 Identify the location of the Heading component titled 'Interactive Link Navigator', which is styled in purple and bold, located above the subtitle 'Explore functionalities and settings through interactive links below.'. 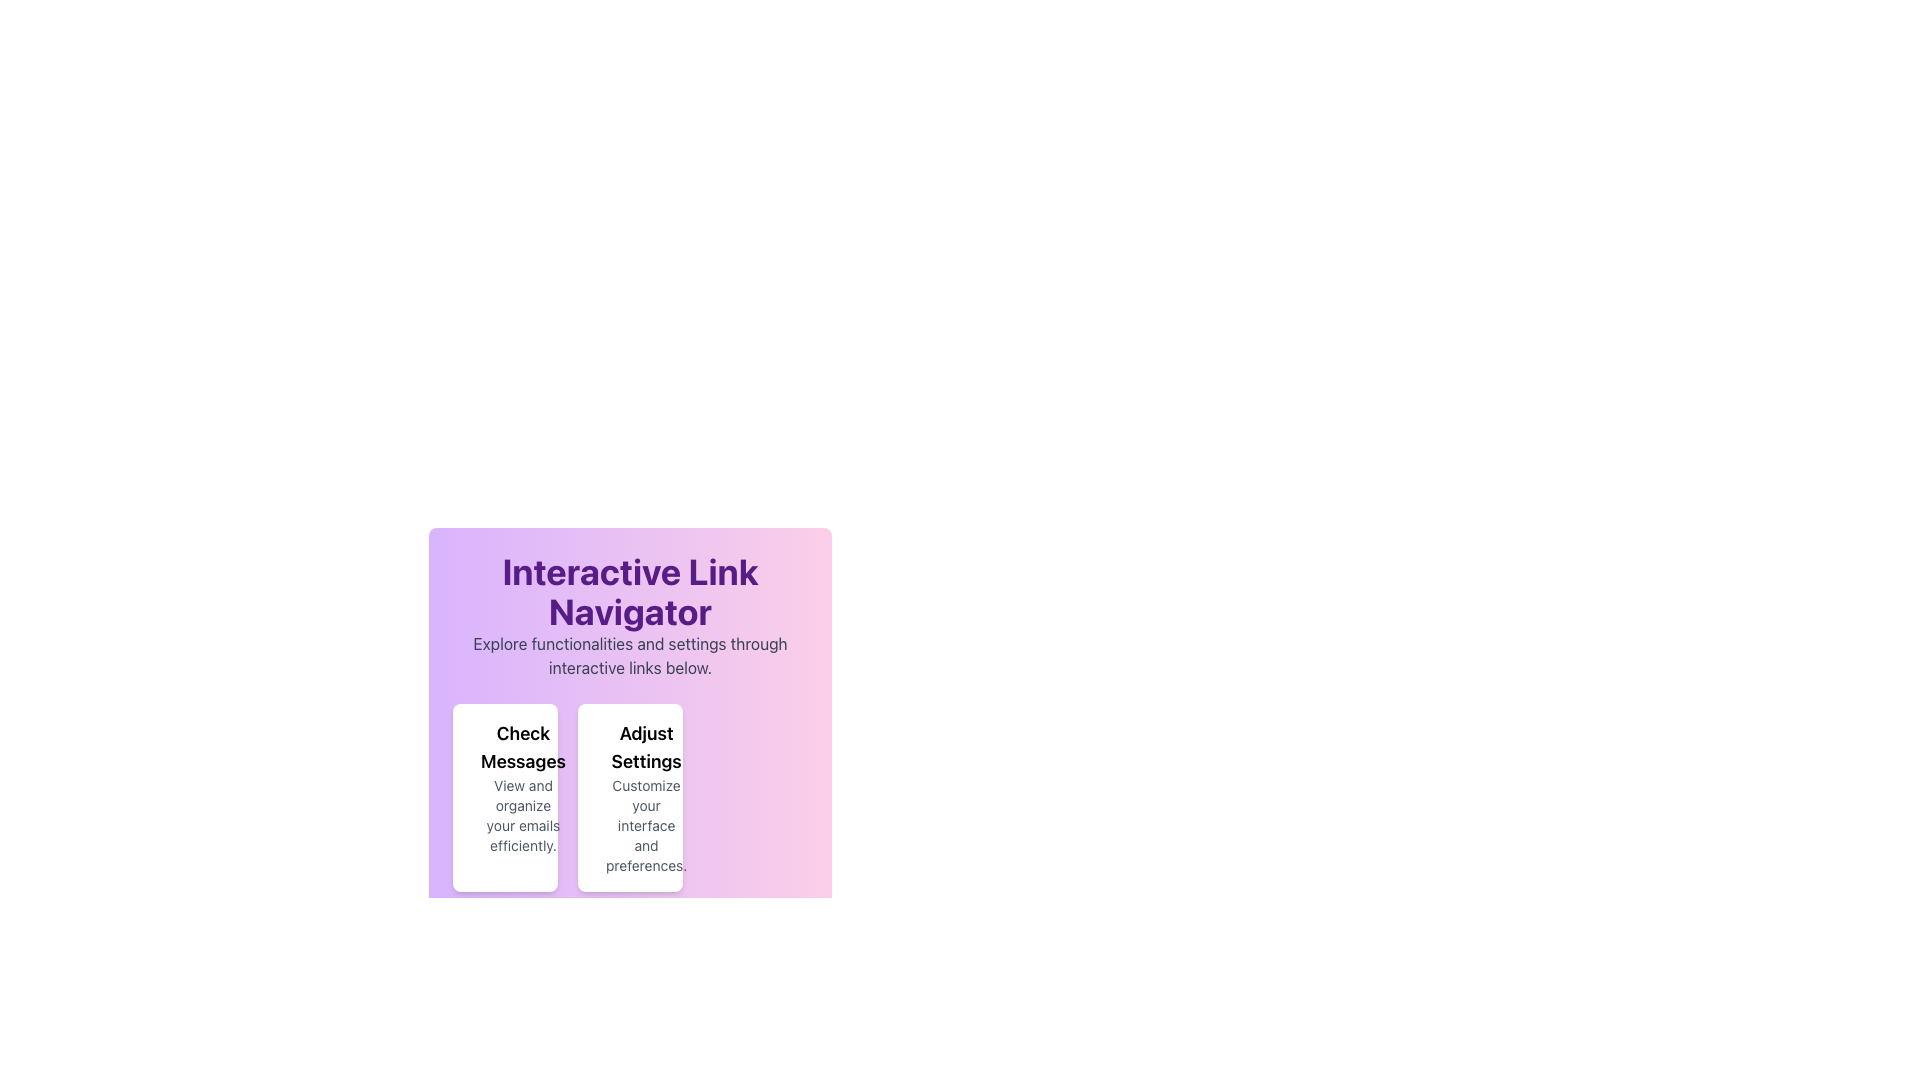
(629, 590).